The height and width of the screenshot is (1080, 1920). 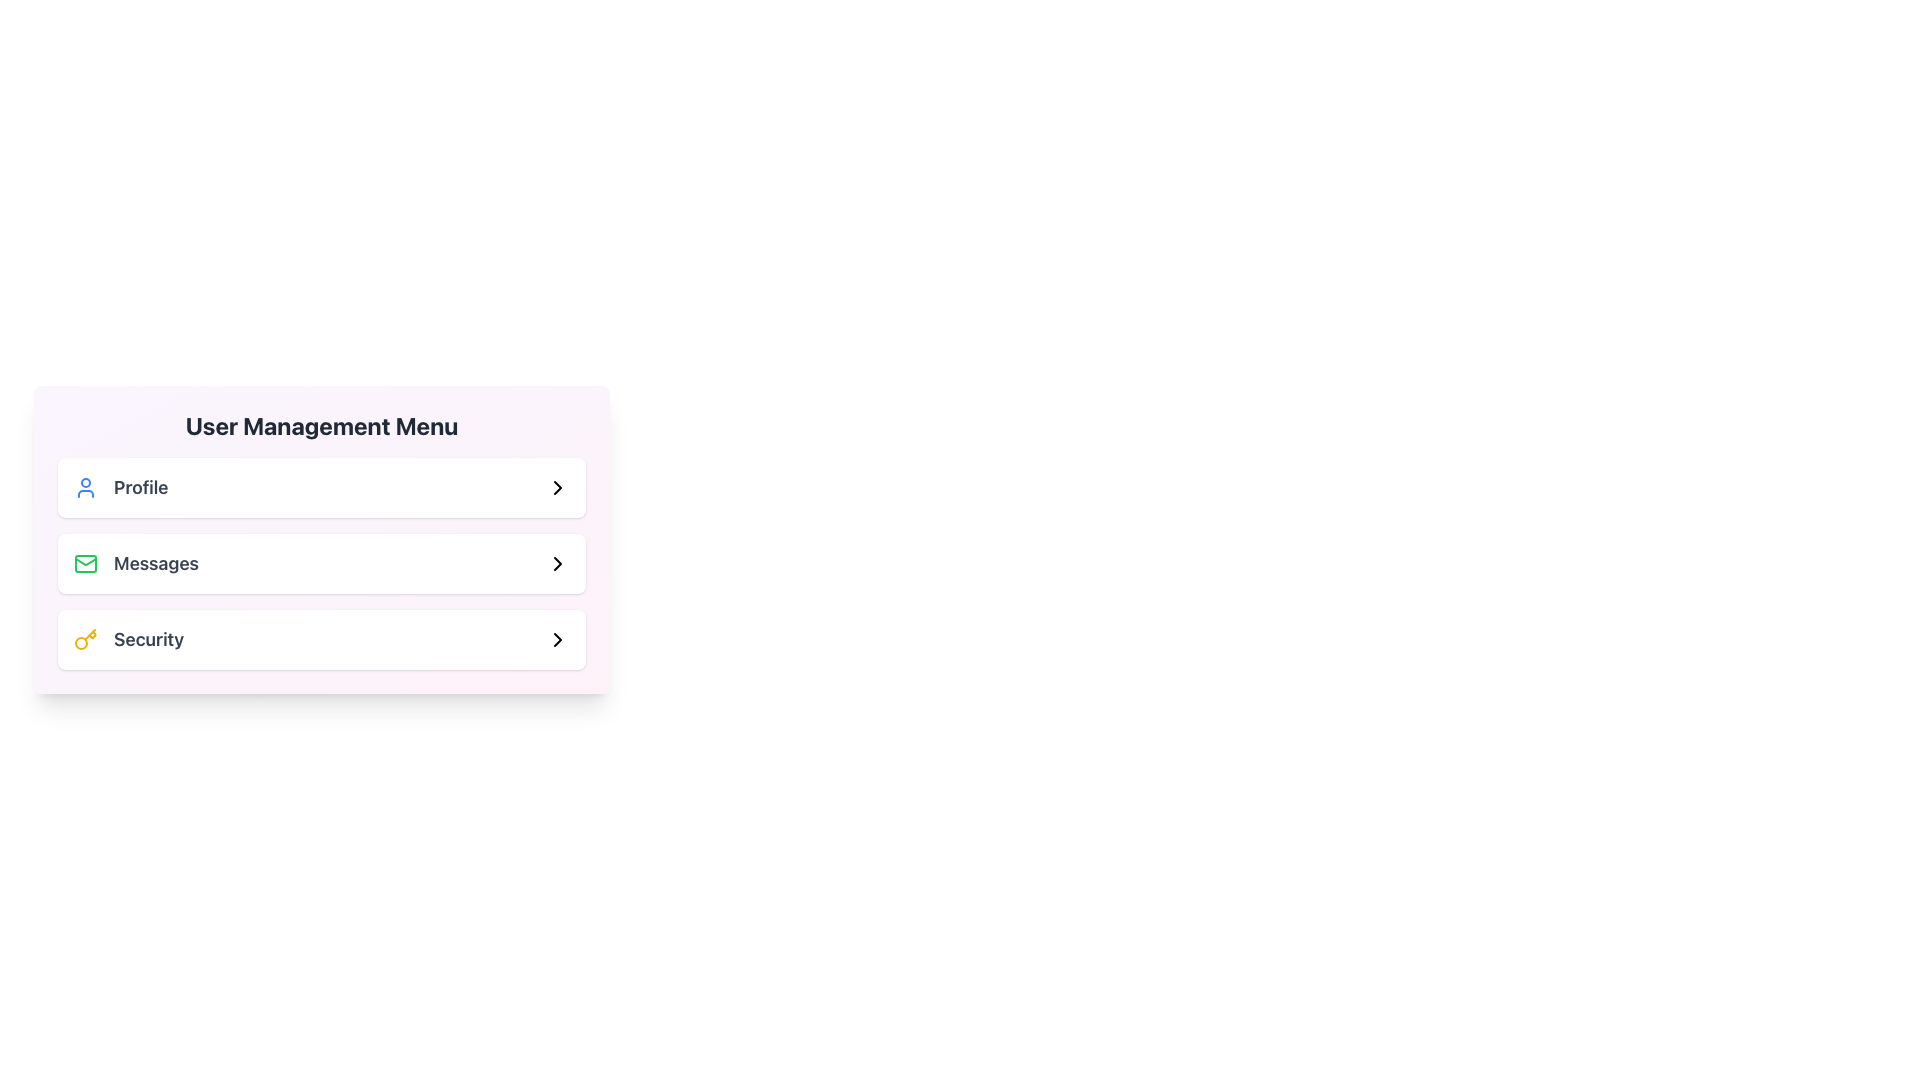 I want to click on the rectangular body of the envelope icon in the 'Messages' menu item, which is located in the second row of the menu, so click(x=85, y=563).